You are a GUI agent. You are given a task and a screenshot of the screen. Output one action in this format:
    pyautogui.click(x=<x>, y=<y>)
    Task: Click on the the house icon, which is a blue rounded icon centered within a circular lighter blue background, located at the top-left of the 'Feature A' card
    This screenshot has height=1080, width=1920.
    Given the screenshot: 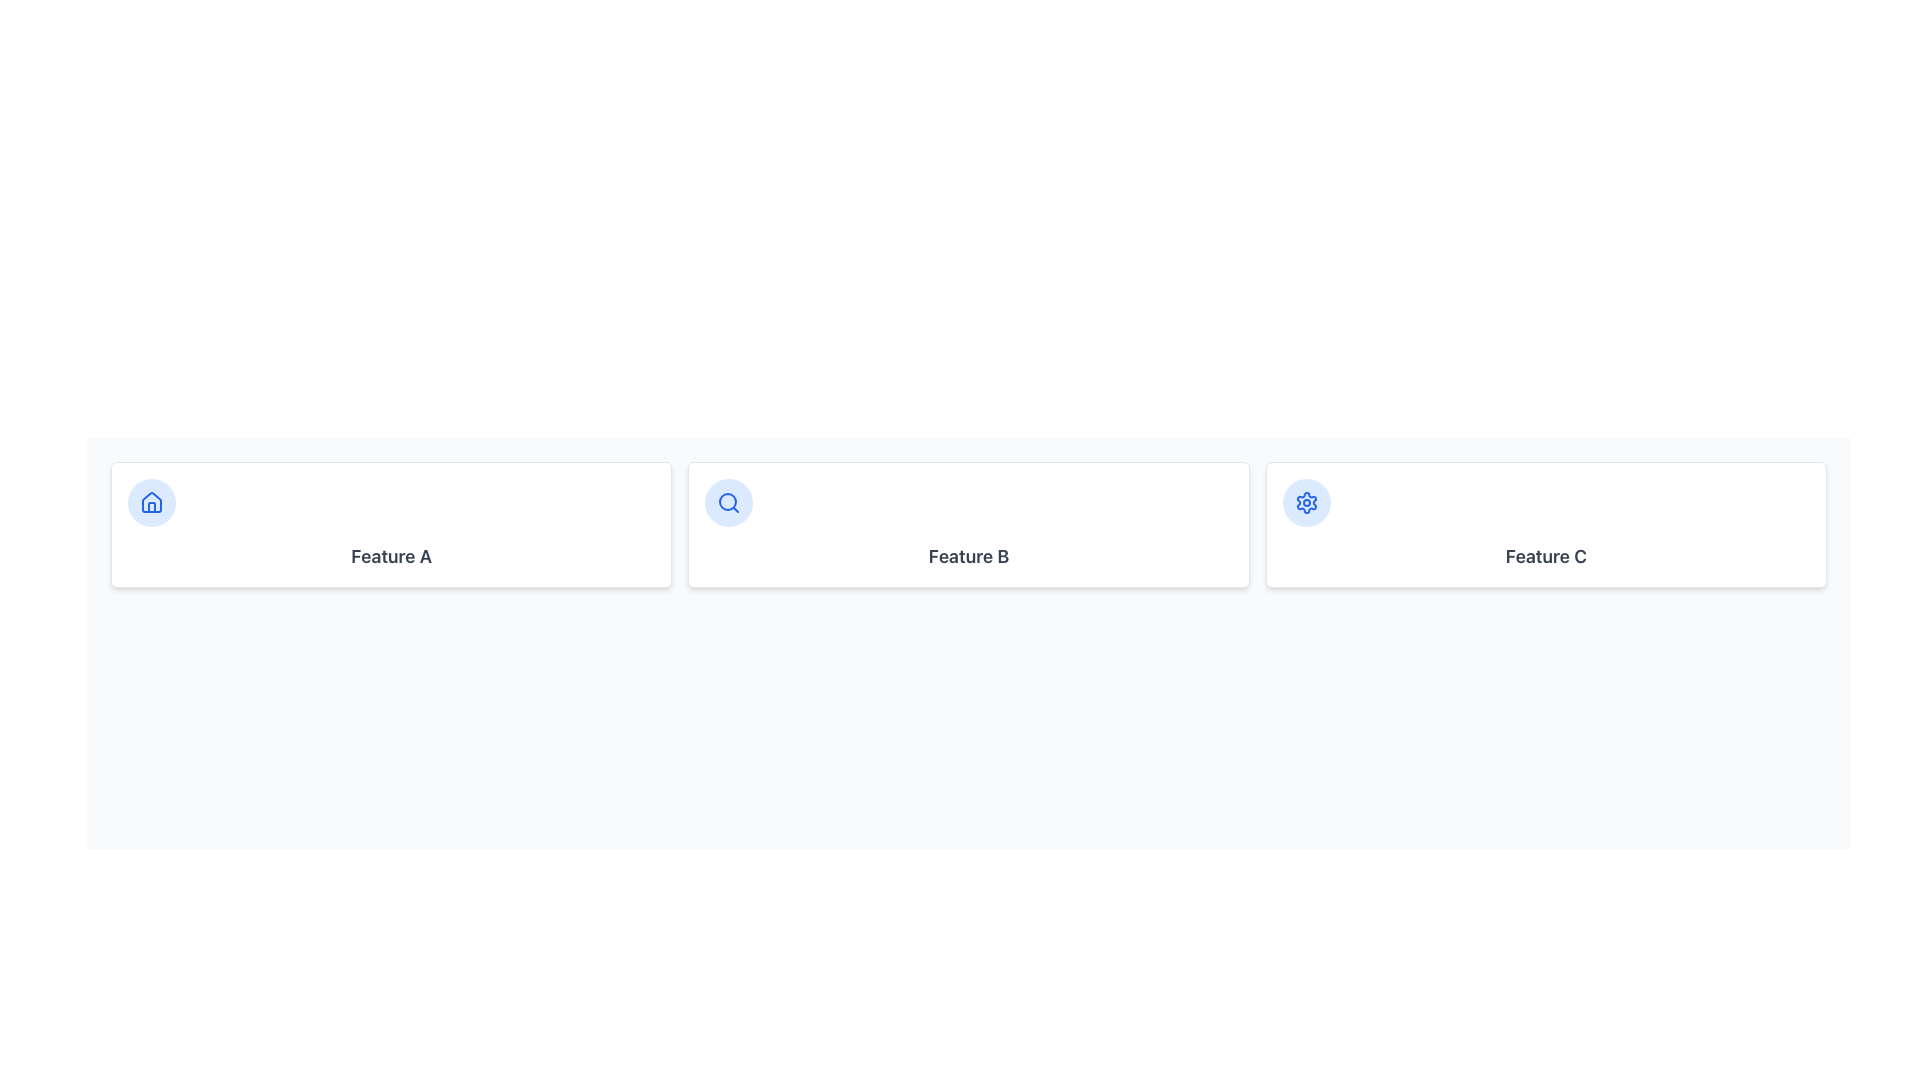 What is the action you would take?
    pyautogui.click(x=151, y=501)
    